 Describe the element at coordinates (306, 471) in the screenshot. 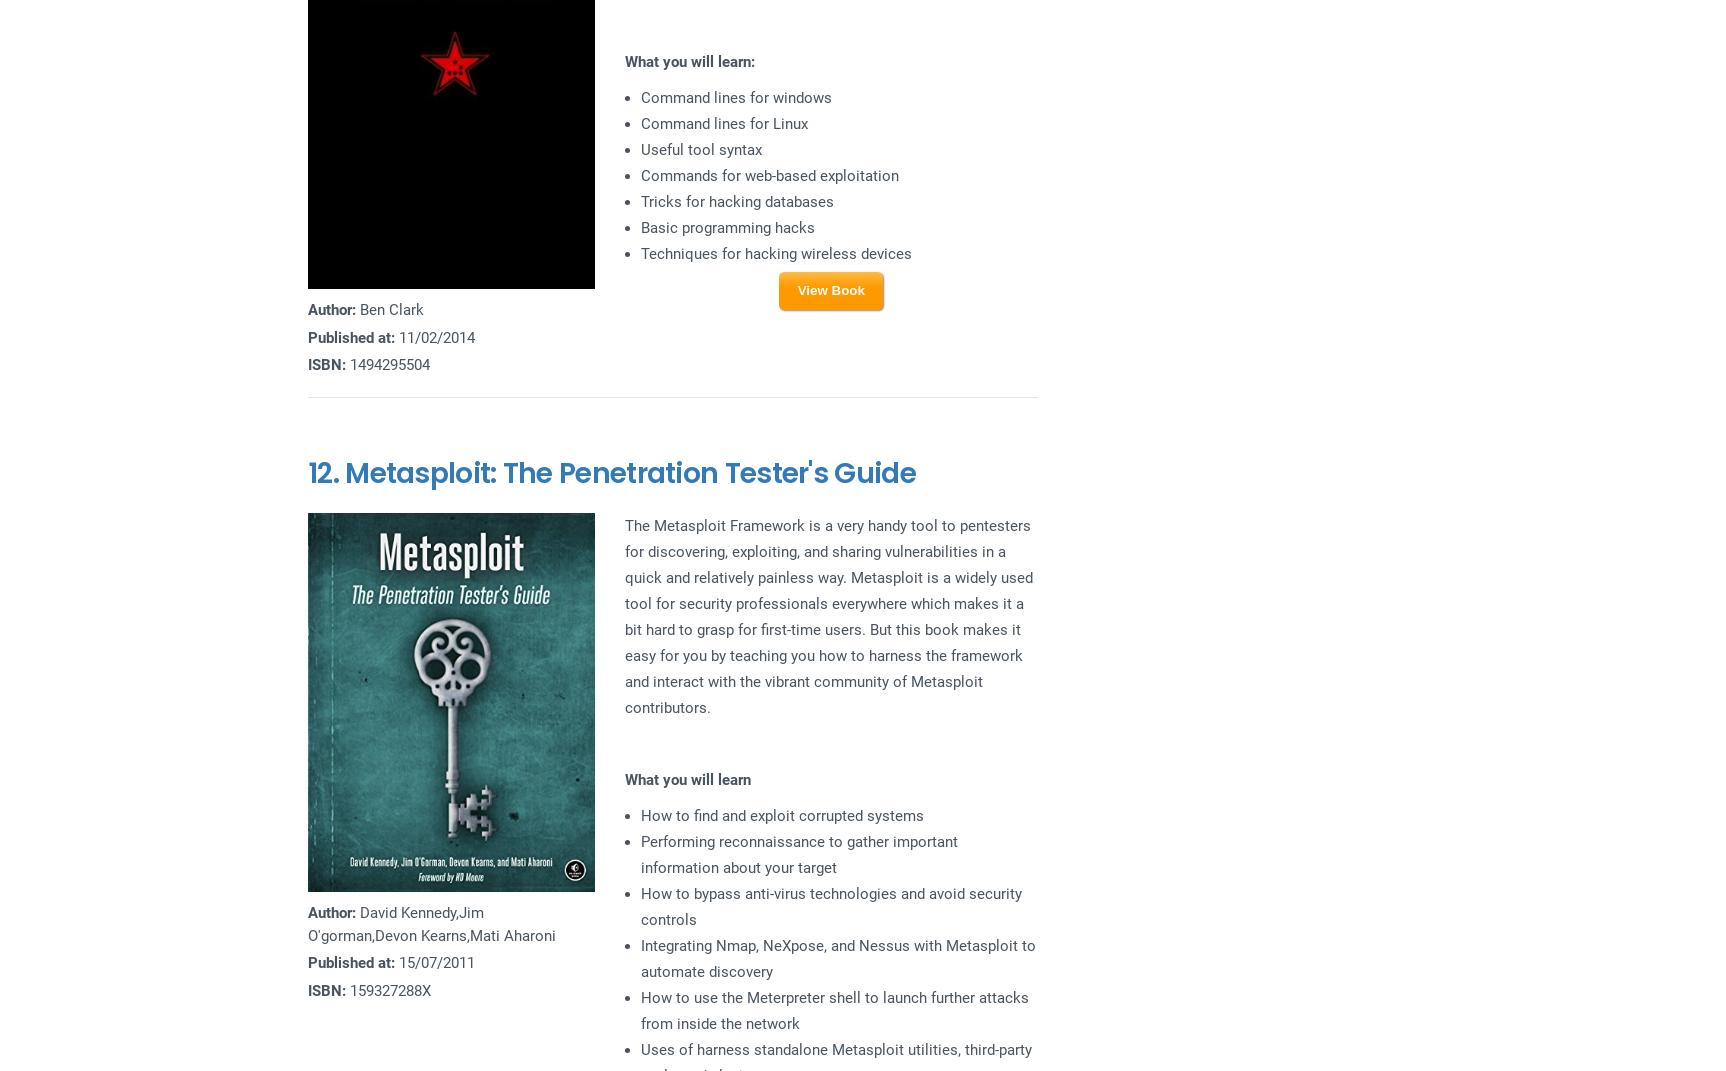

I see `'12.'` at that location.